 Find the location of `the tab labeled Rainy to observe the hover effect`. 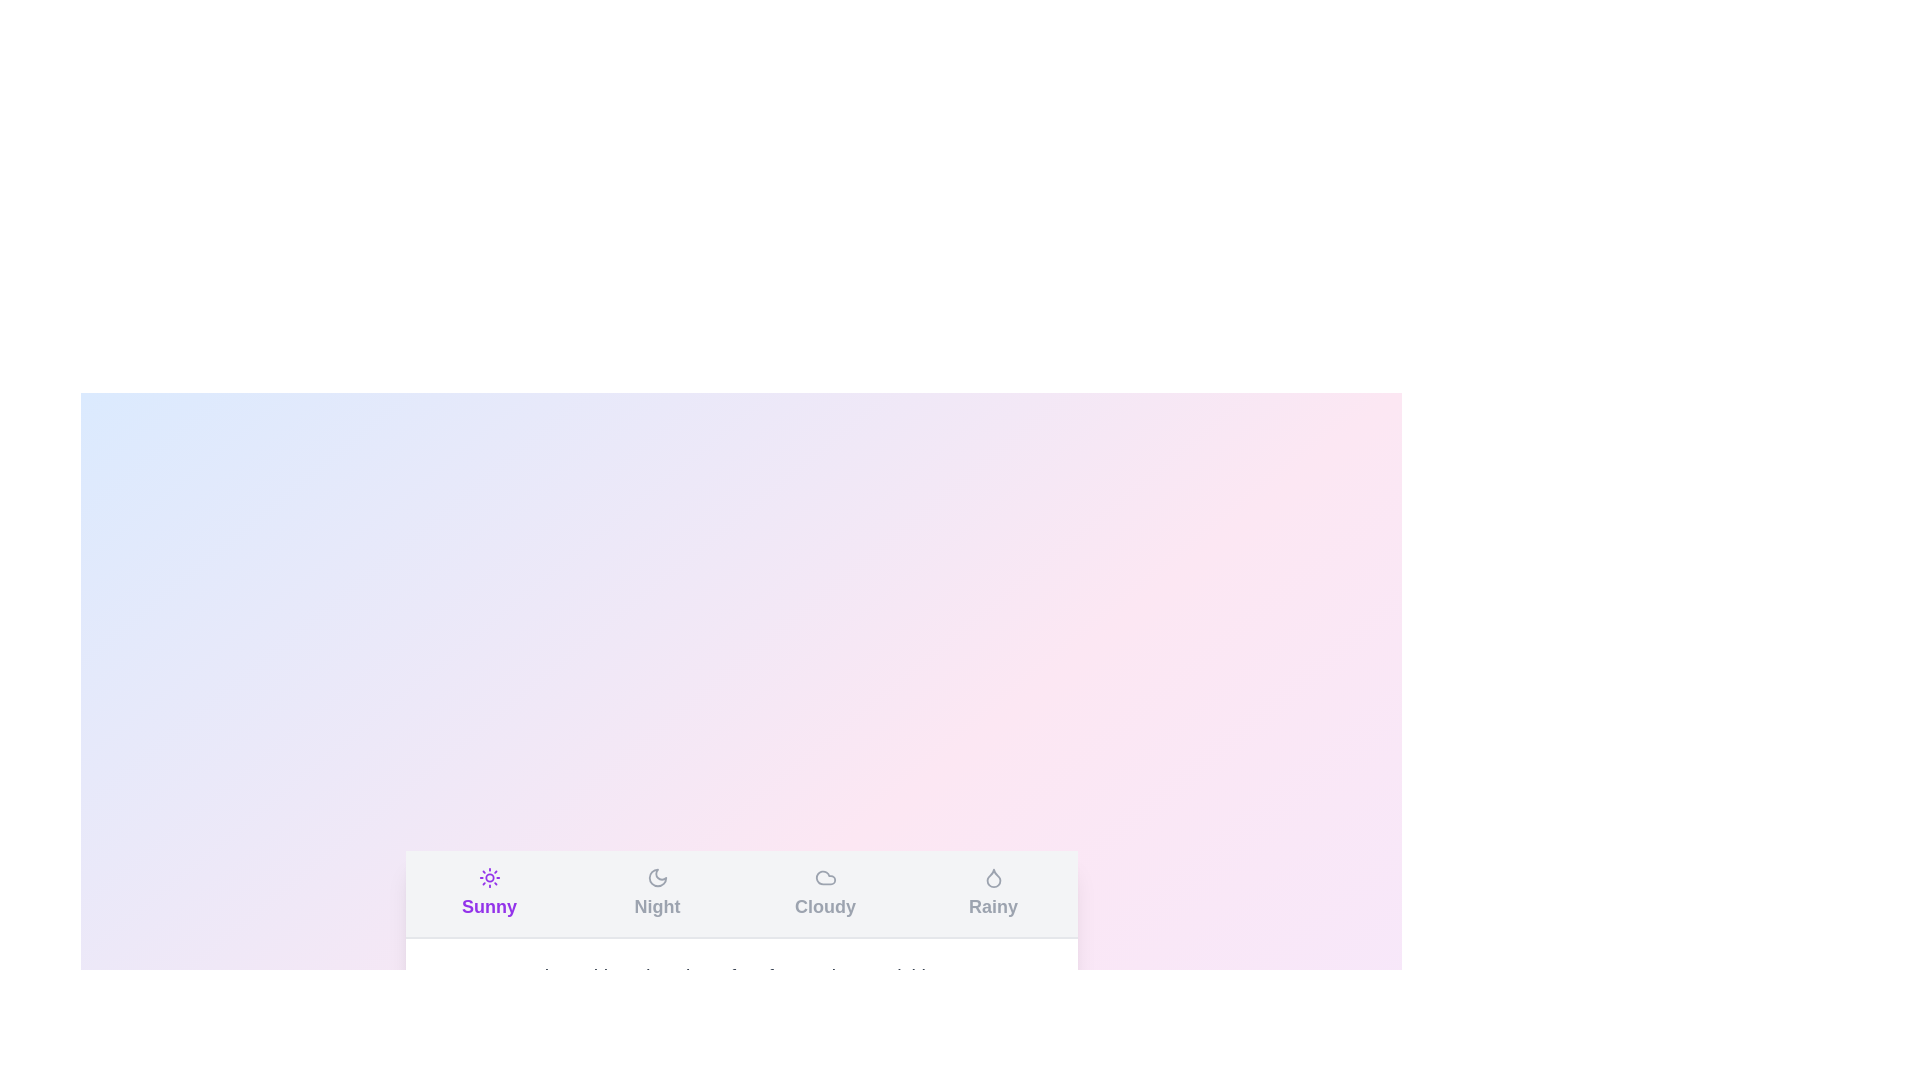

the tab labeled Rainy to observe the hover effect is located at coordinates (993, 893).